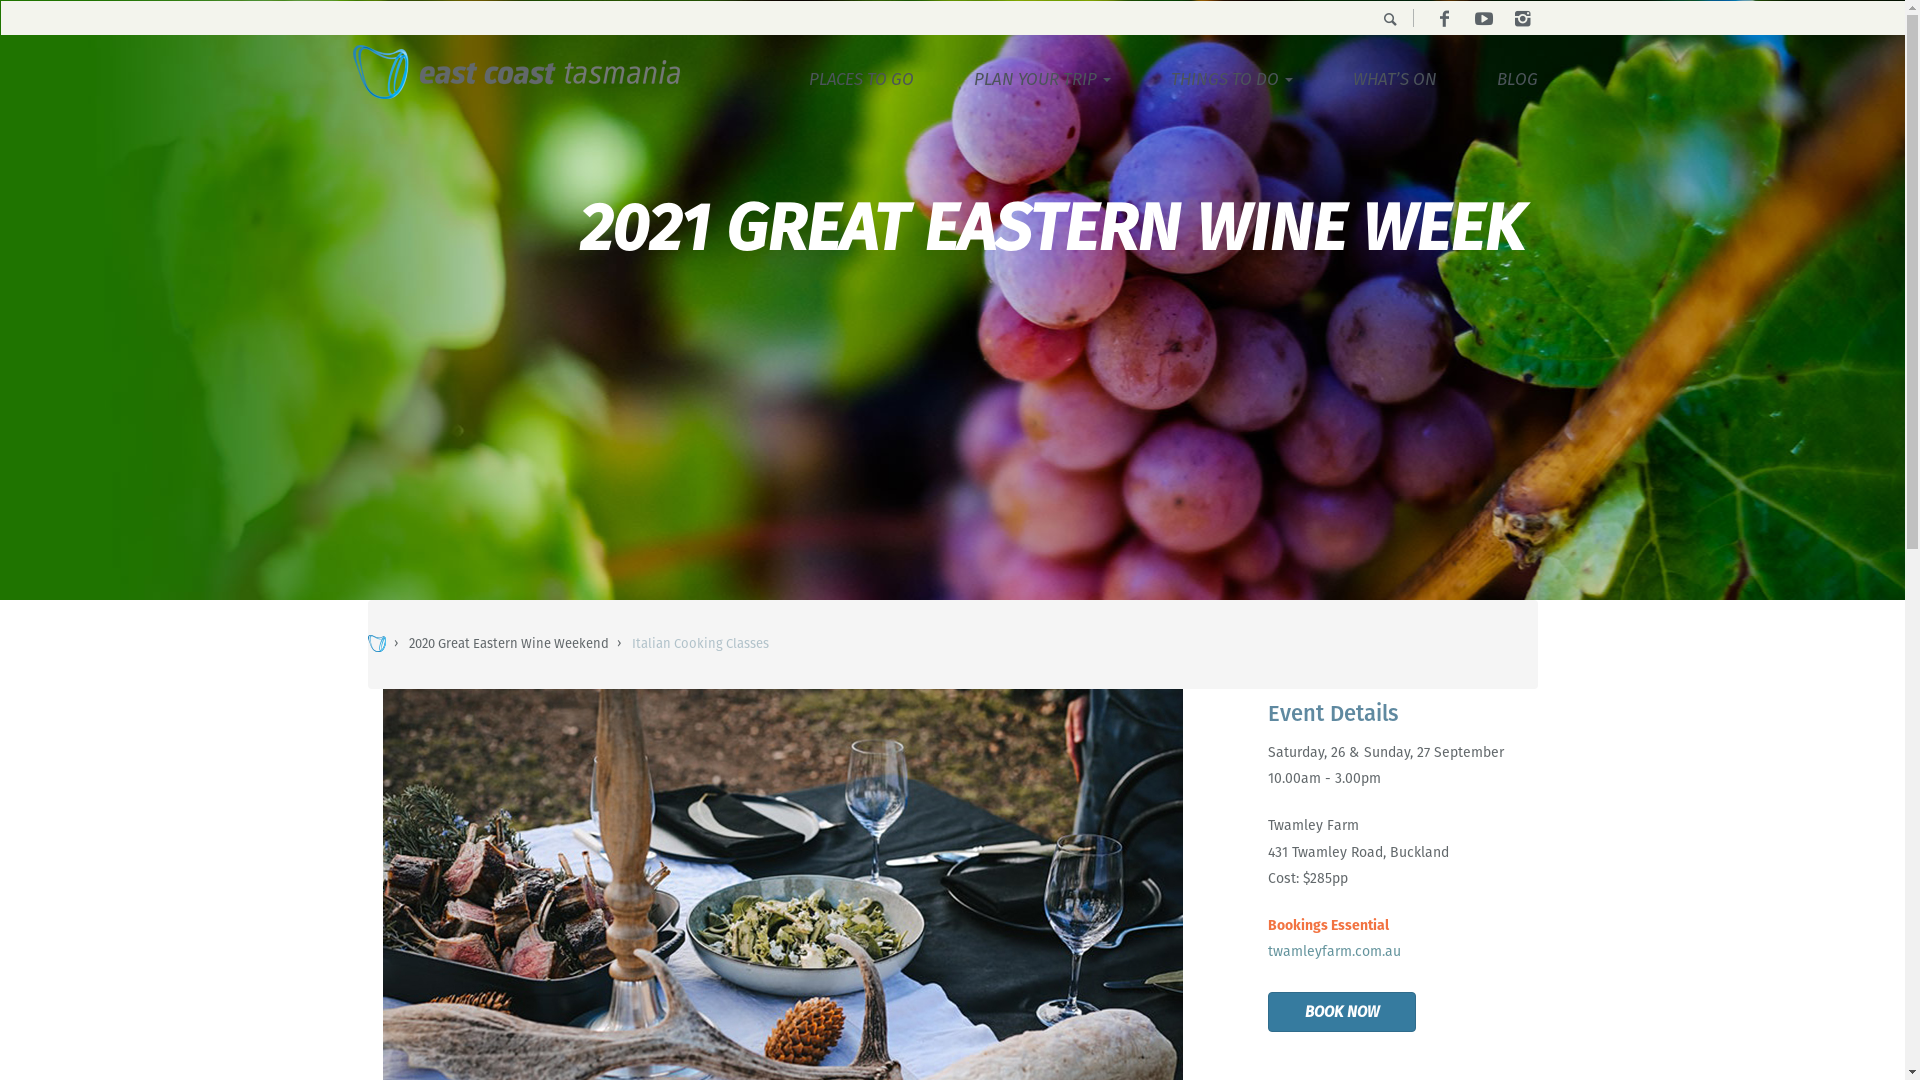 The height and width of the screenshot is (1080, 1920). What do you see at coordinates (1444, 19) in the screenshot?
I see `'FACEBOOK'` at bounding box center [1444, 19].